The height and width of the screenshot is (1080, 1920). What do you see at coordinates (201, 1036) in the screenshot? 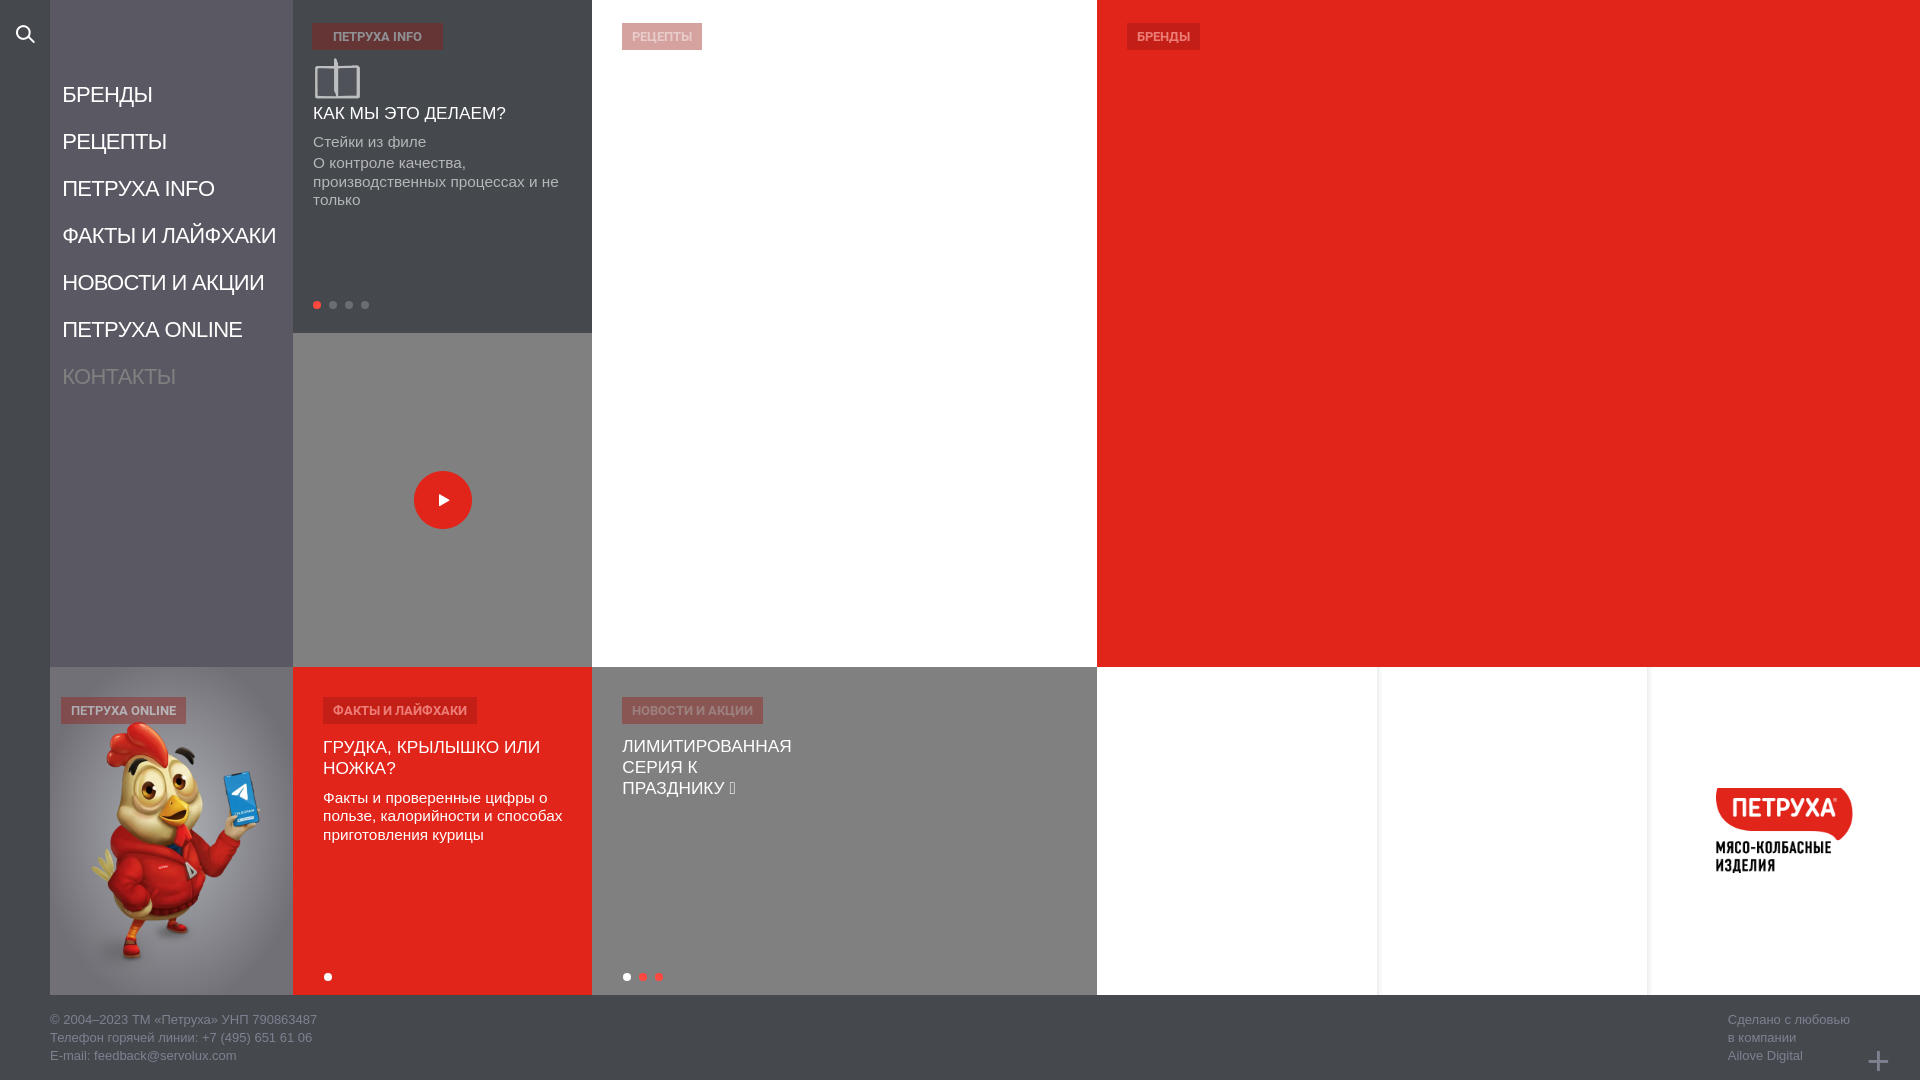
I see `'+7 (495) 651 61 06'` at bounding box center [201, 1036].